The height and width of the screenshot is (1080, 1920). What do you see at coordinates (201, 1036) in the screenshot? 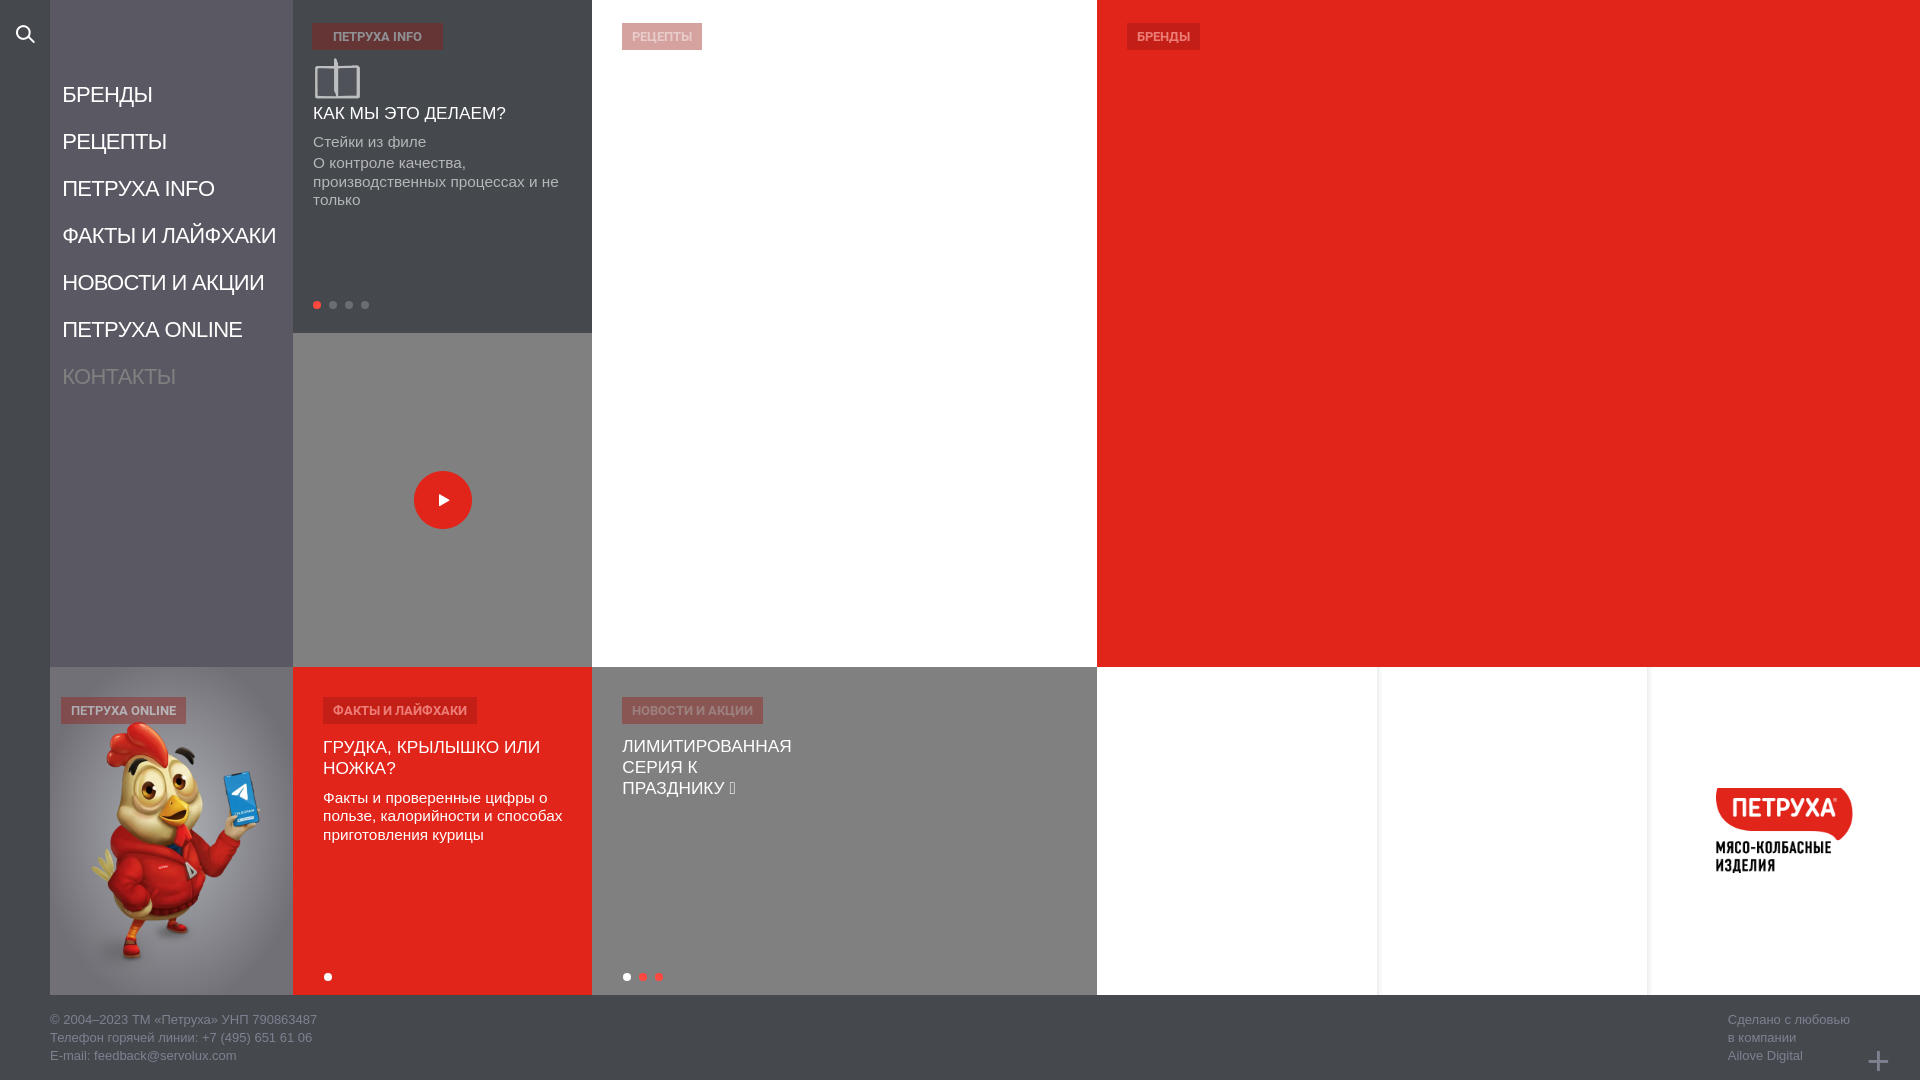
I see `'+7 (495) 651 61 06'` at bounding box center [201, 1036].